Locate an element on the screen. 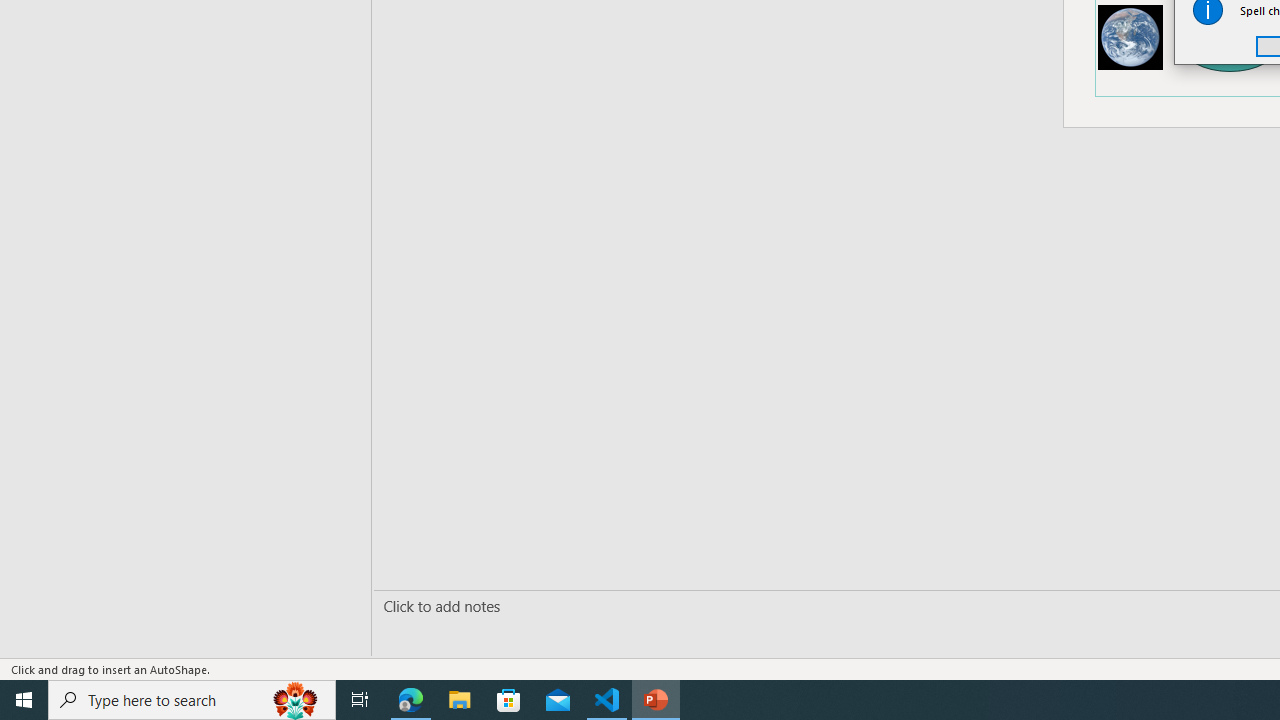 The height and width of the screenshot is (720, 1280). 'Microsoft Store' is located at coordinates (509, 698).